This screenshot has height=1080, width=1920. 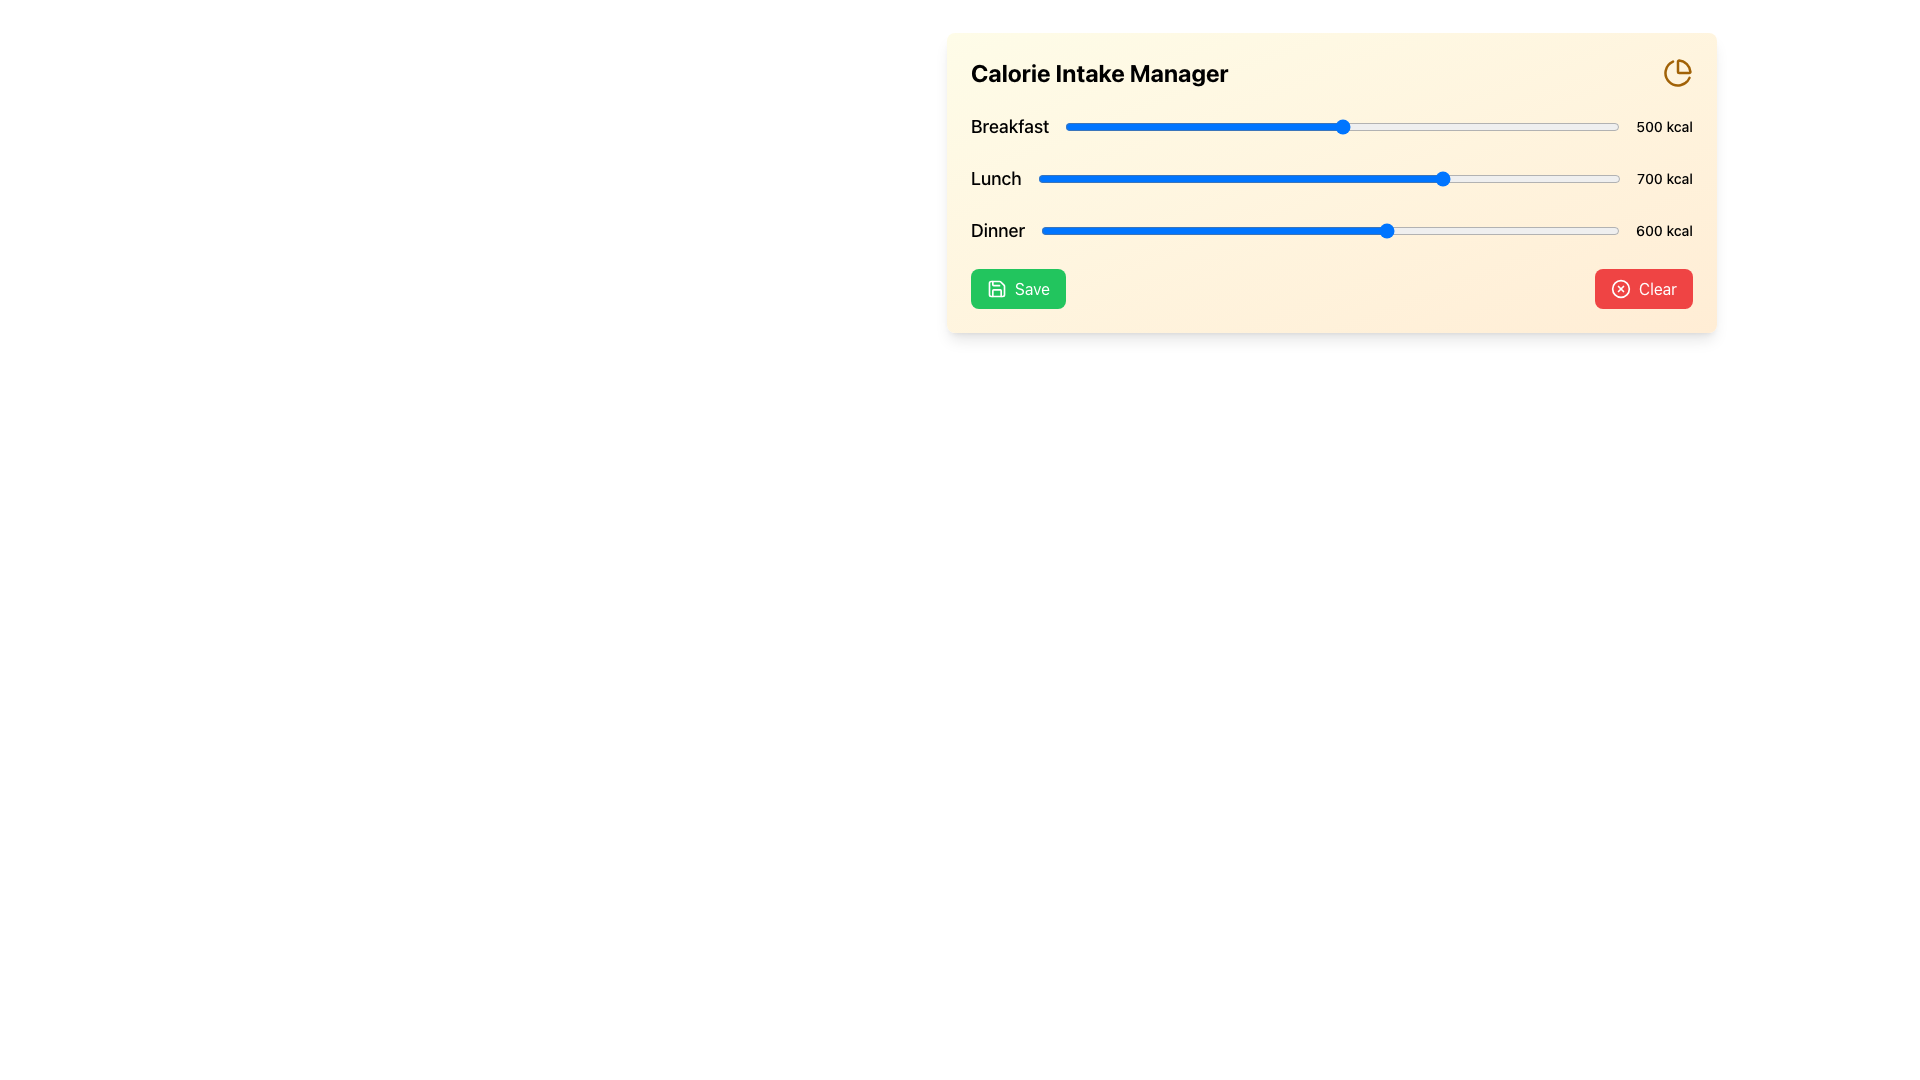 I want to click on the decorative graphical representation of the save button icon, which is green and located below the list of sliders labeled Breakfast, Lunch, and Dinner, so click(x=997, y=289).